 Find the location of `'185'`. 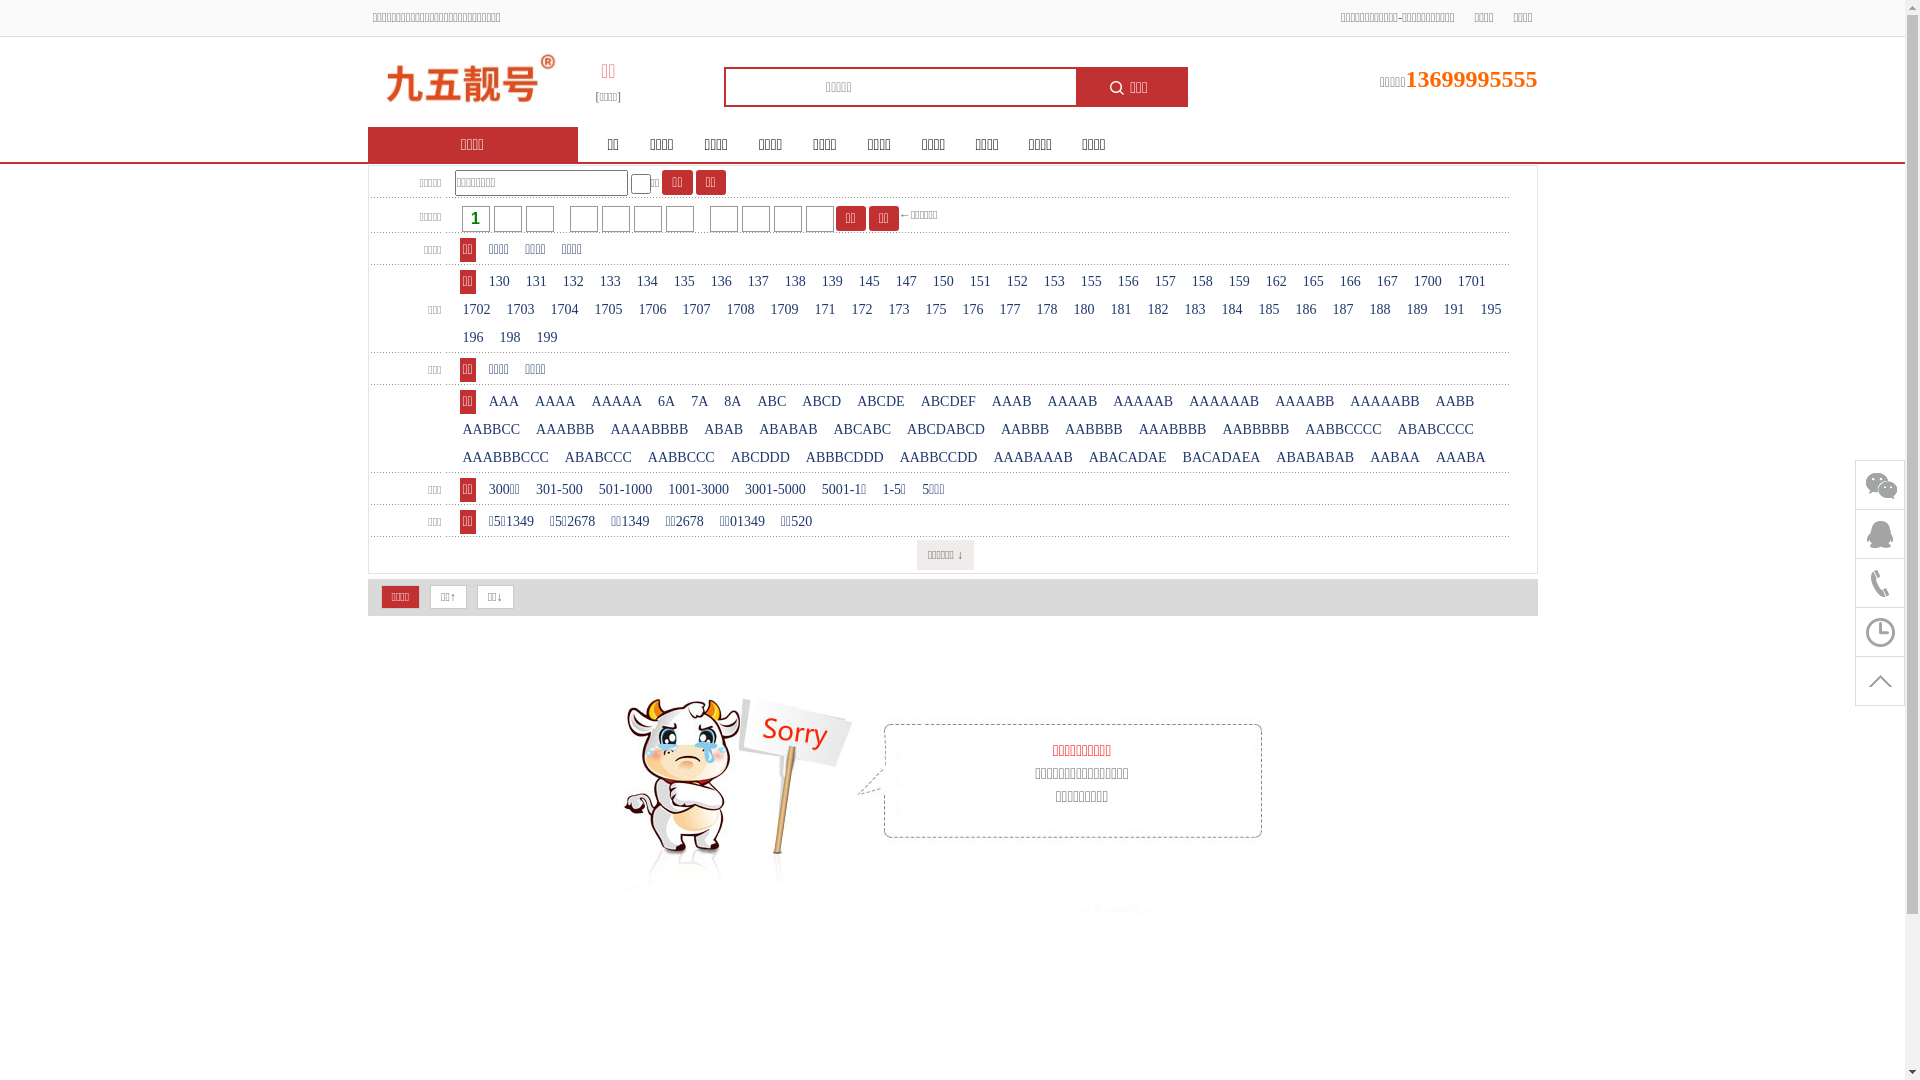

'185' is located at coordinates (1268, 309).